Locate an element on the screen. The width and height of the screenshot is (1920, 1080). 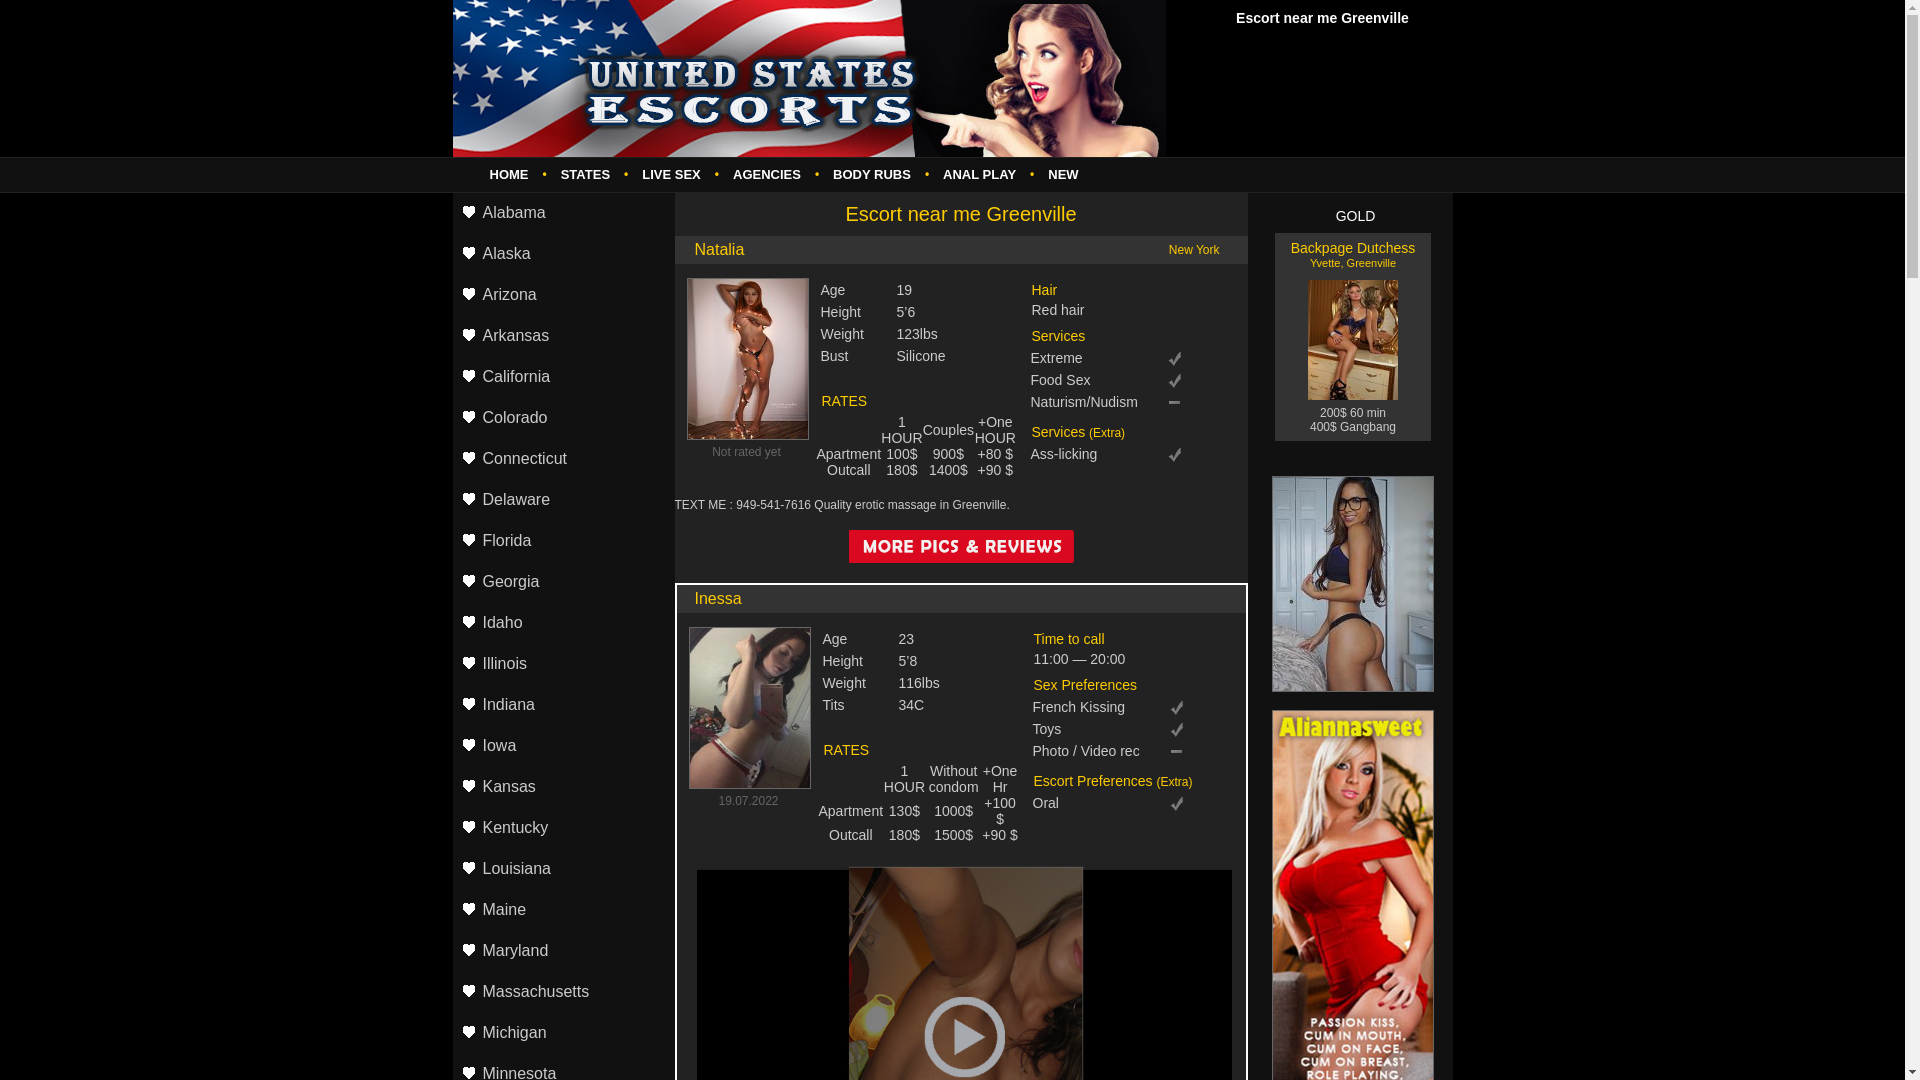
'Florida' is located at coordinates (560, 541).